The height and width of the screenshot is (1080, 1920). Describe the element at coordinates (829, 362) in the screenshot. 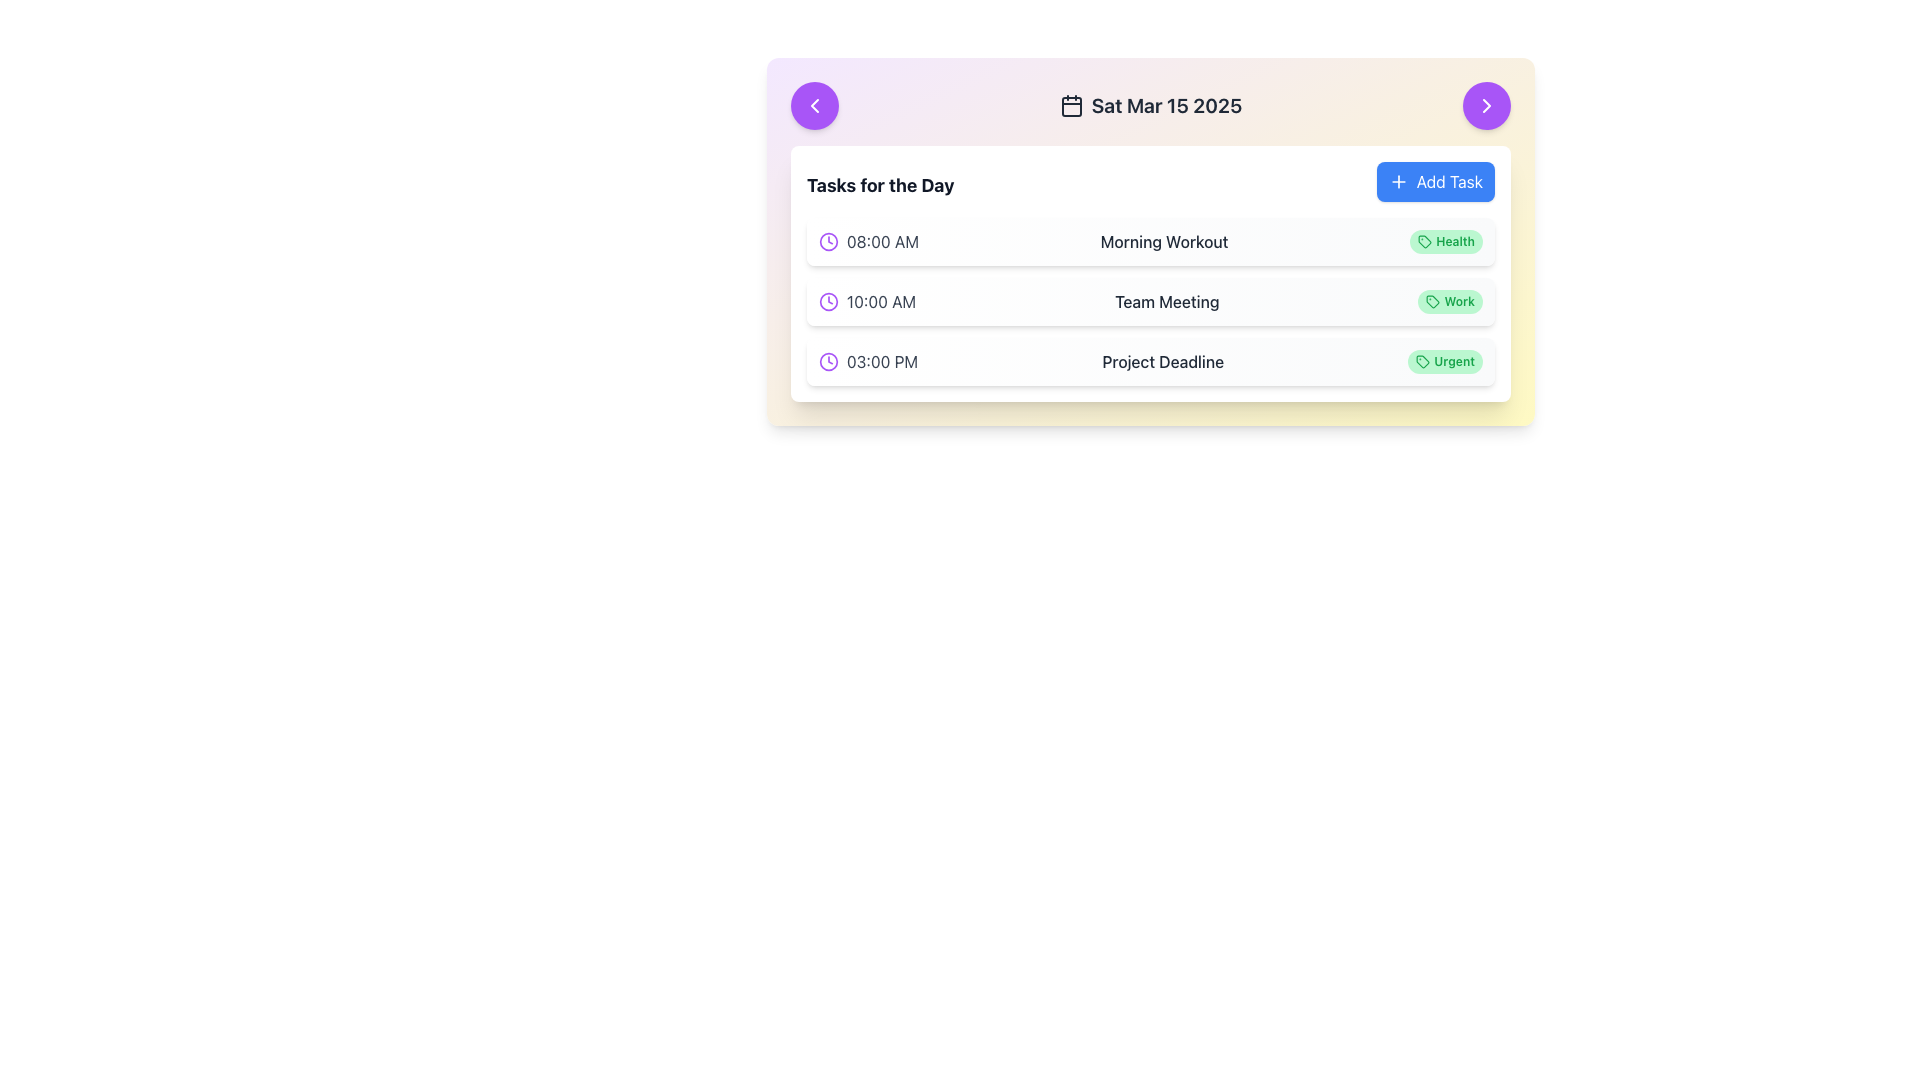

I see `the purple clock icon located to the left of the '03:00 PM' text in the 'Tasks for the Day' section` at that location.